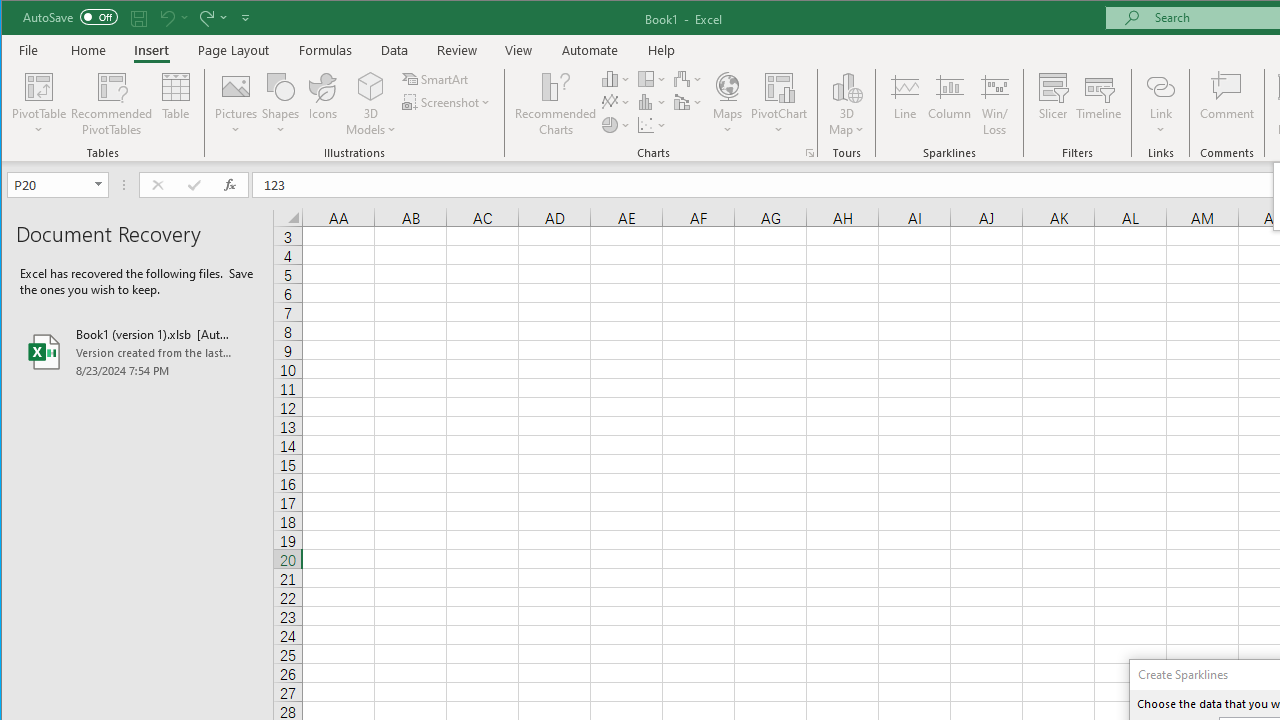 The width and height of the screenshot is (1280, 720). Describe the element at coordinates (652, 125) in the screenshot. I see `'Insert Scatter (X, Y) or Bubble Chart'` at that location.